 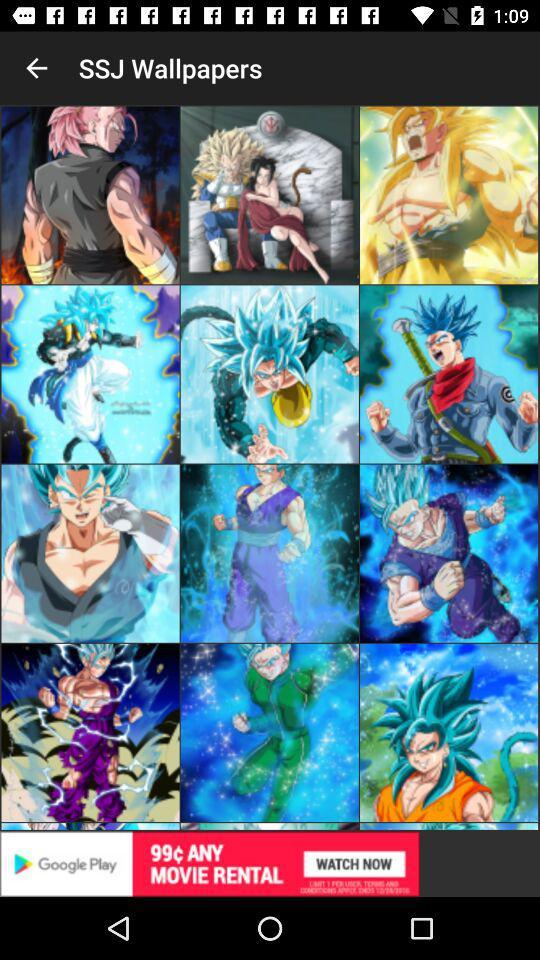 I want to click on the second image in the second row, so click(x=270, y=373).